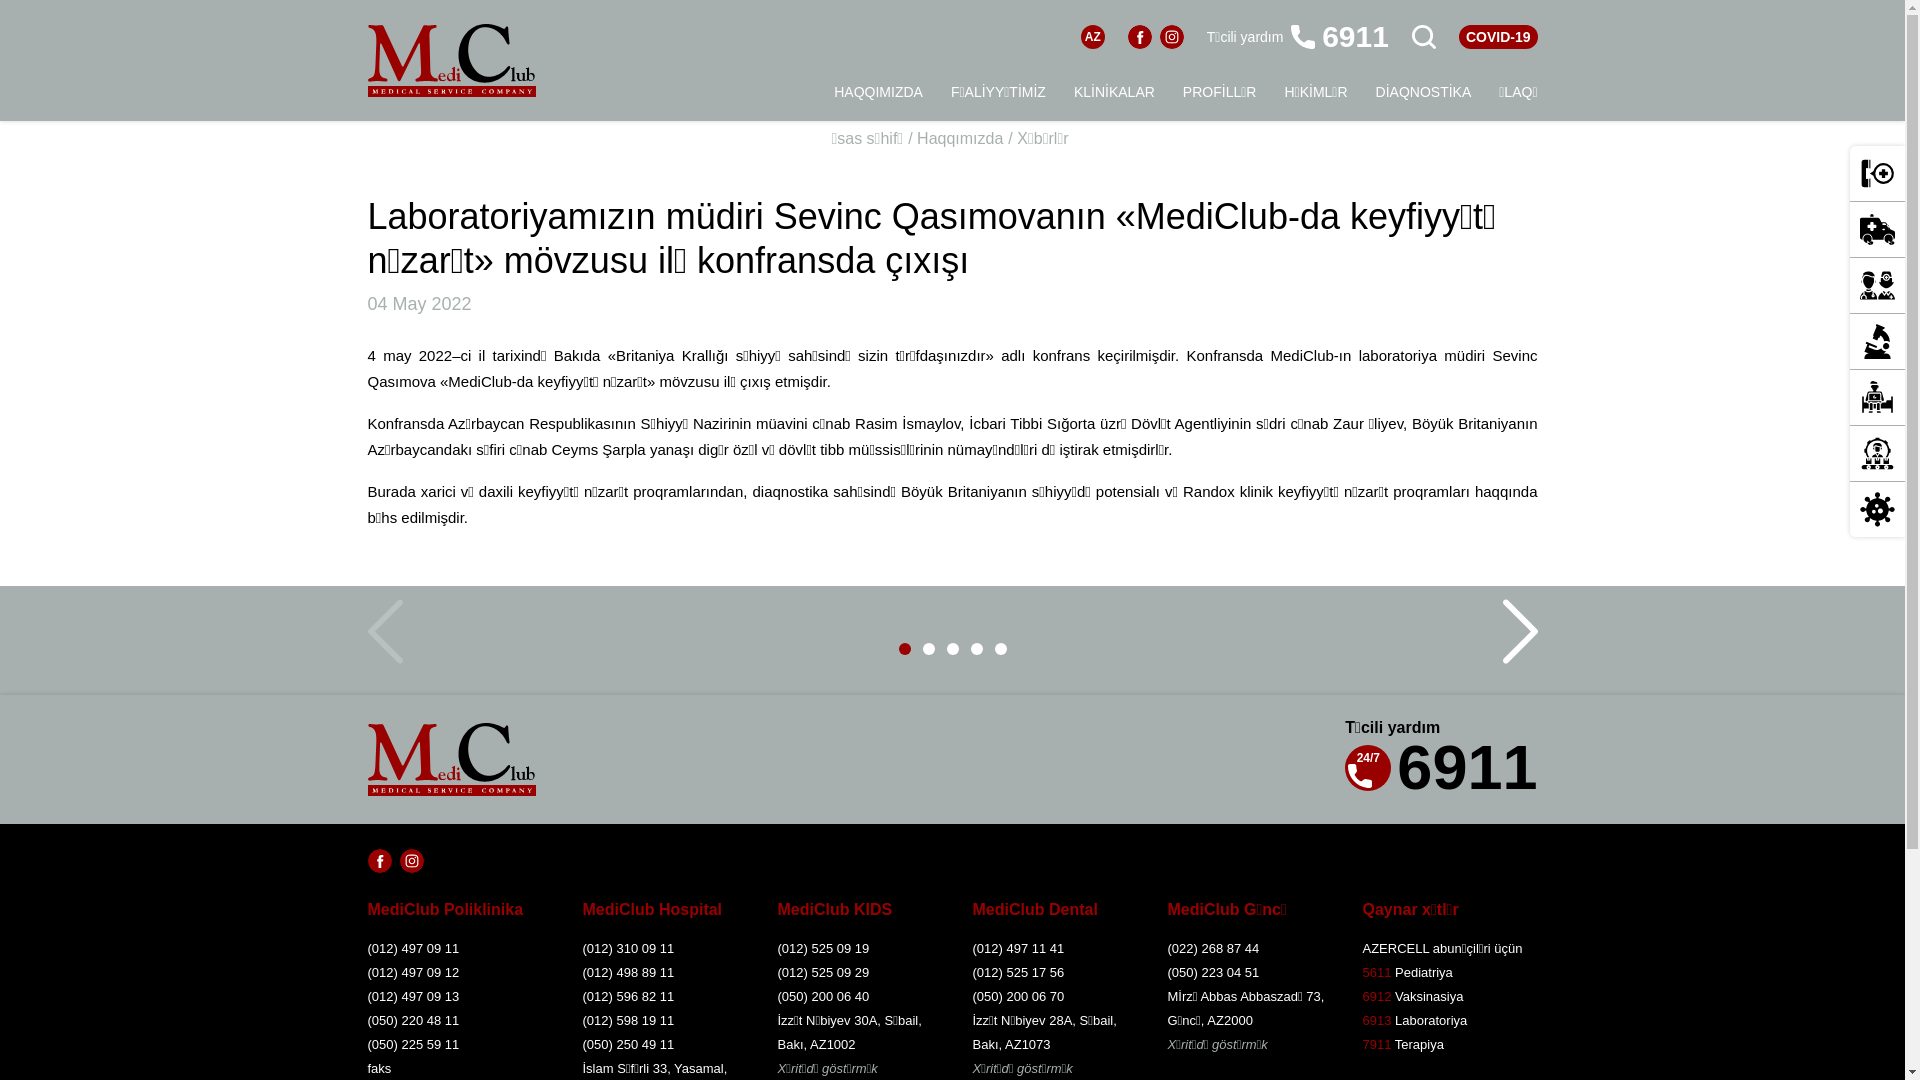  What do you see at coordinates (1459, 37) in the screenshot?
I see `'COVID-19'` at bounding box center [1459, 37].